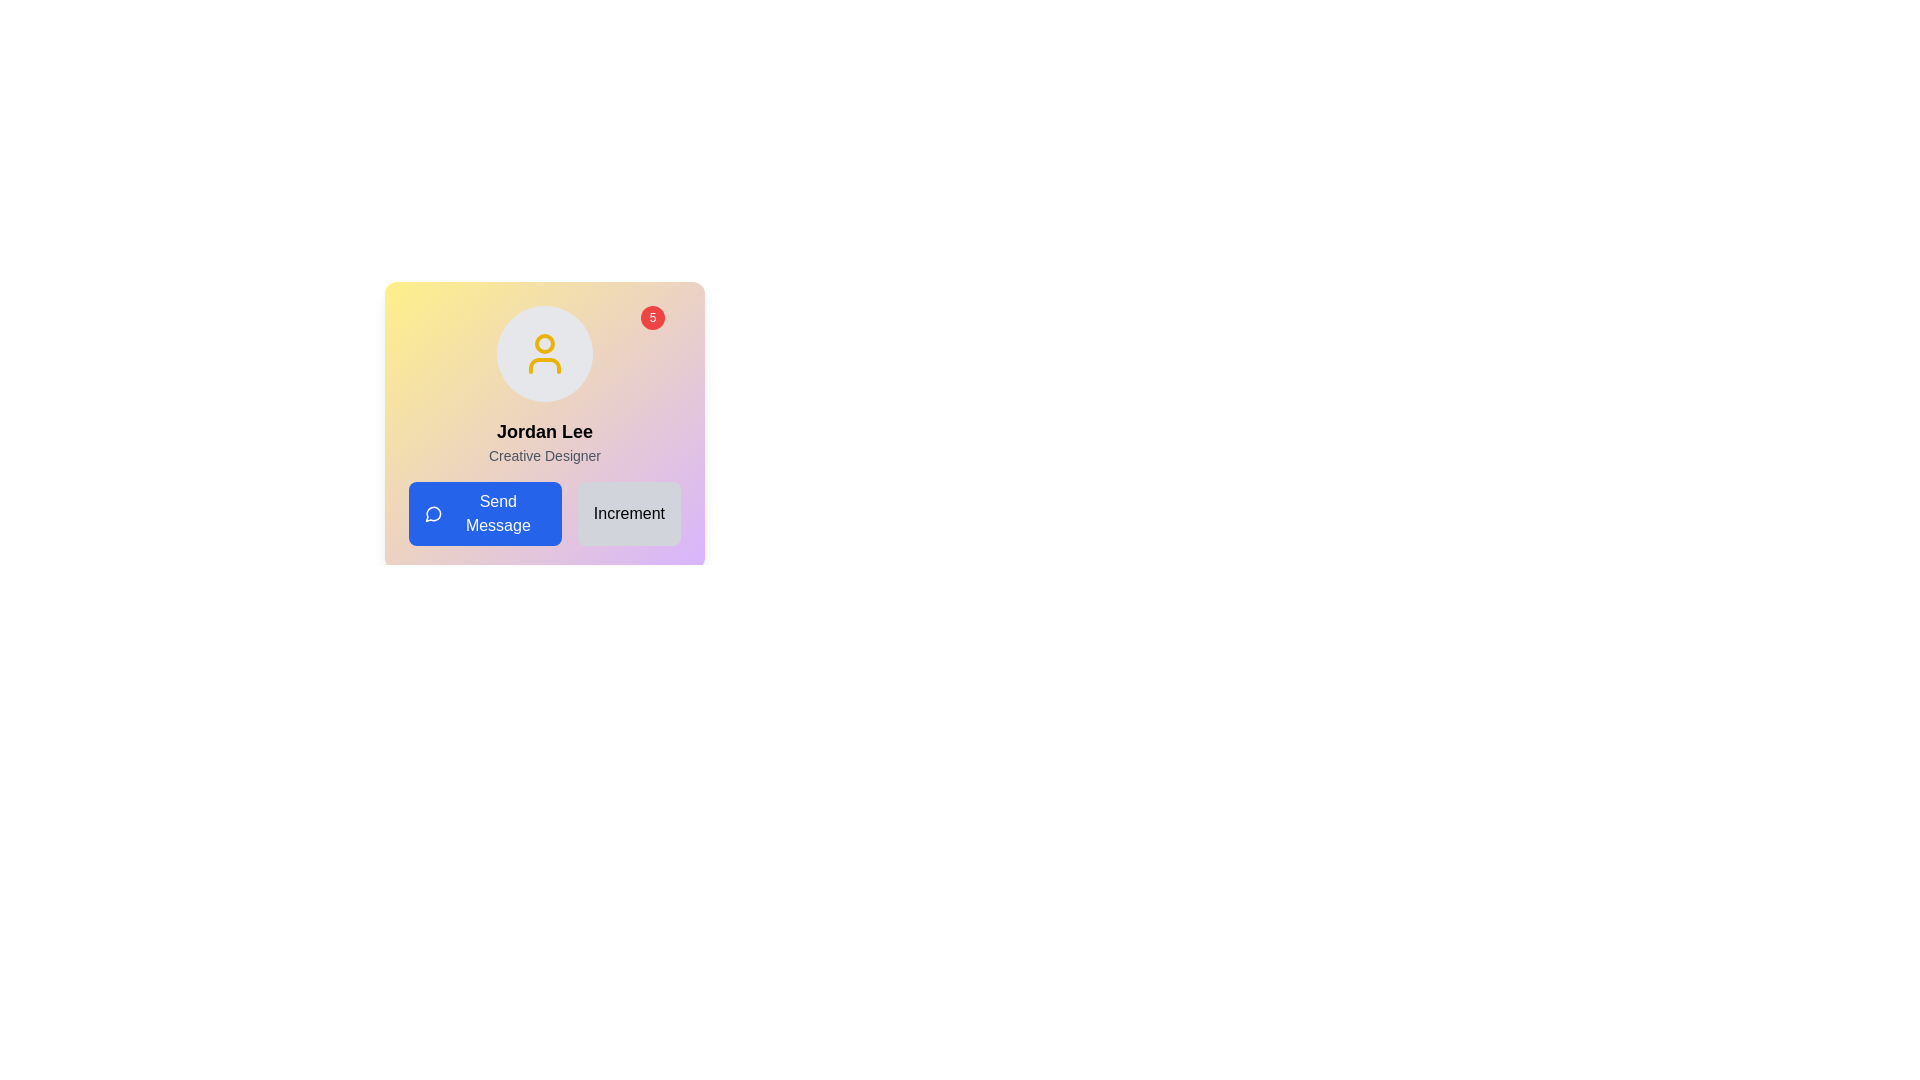 This screenshot has width=1920, height=1080. I want to click on the 'Increment' button, which is a rectangular button with a light gray background and rounded corners, located at the bottom center of the card, so click(628, 512).